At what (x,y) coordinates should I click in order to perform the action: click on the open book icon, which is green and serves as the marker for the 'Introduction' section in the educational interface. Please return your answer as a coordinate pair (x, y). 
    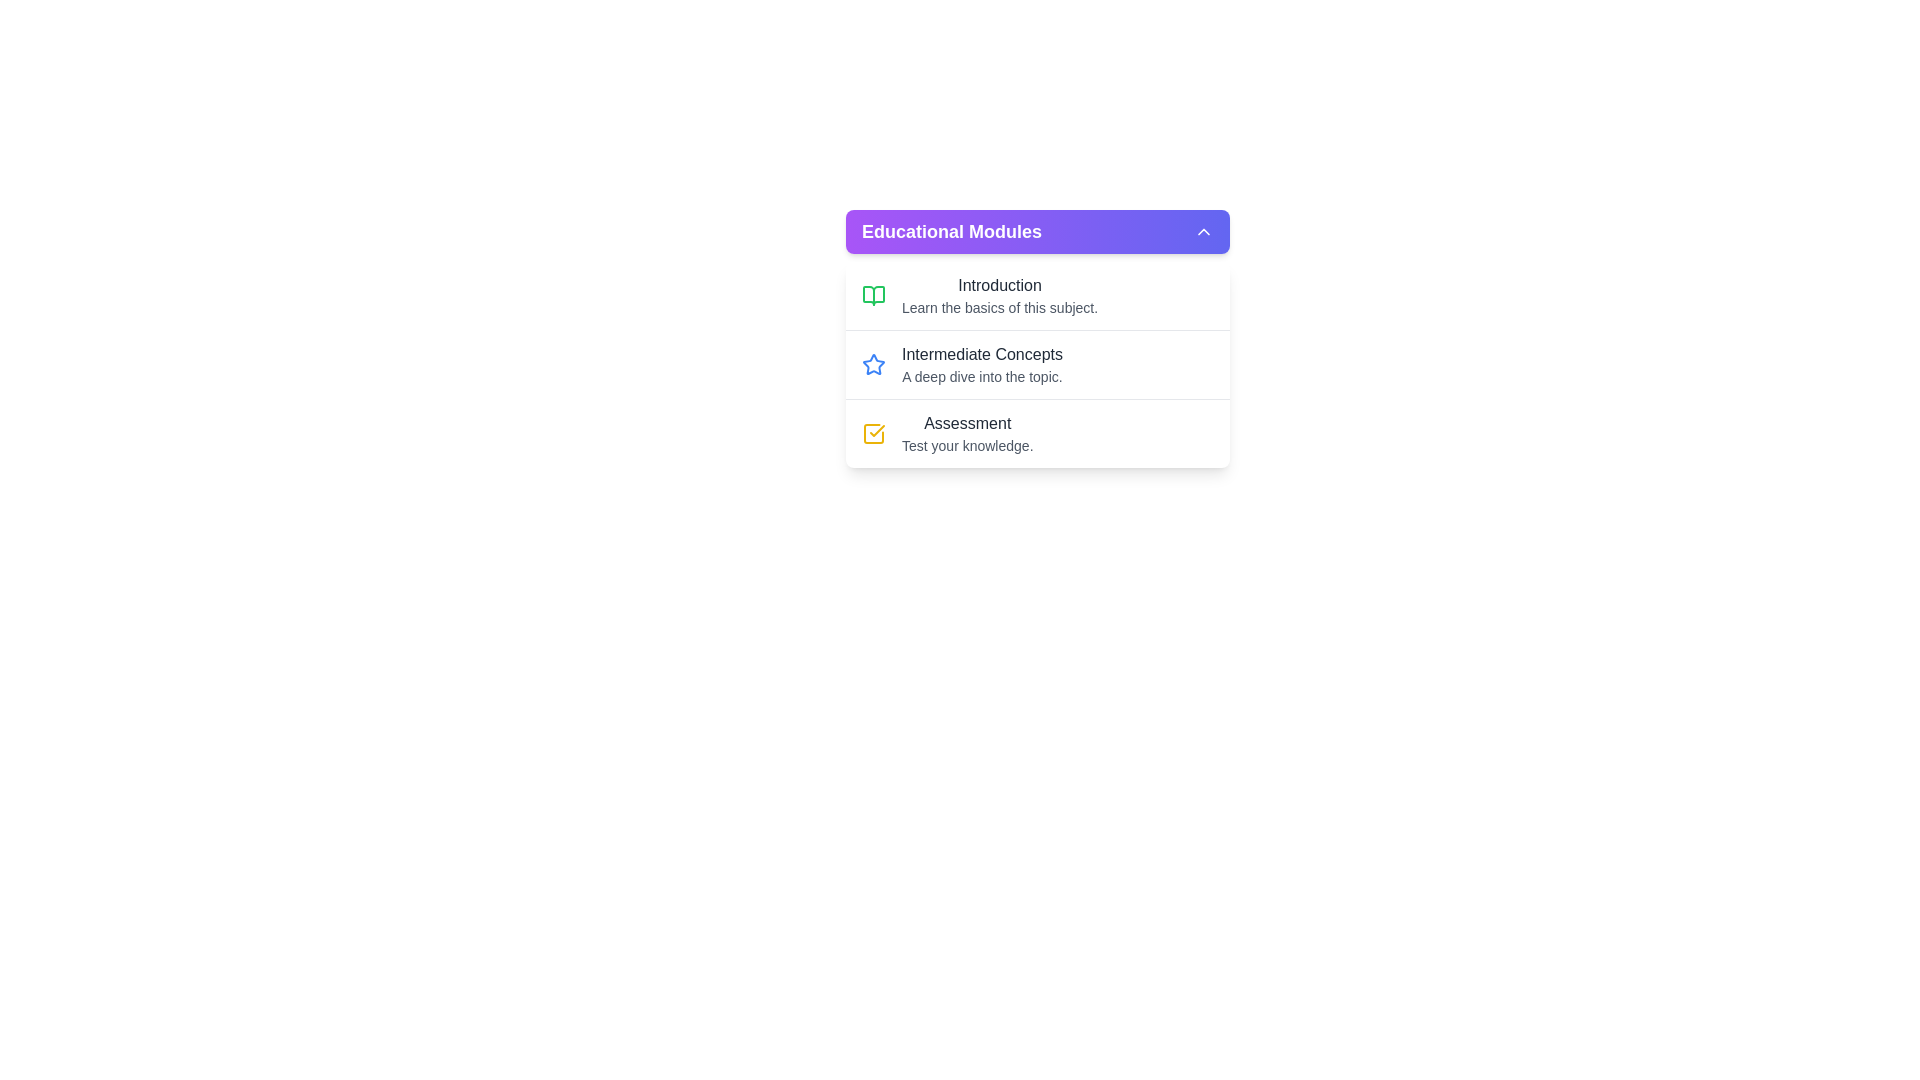
    Looking at the image, I should click on (873, 296).